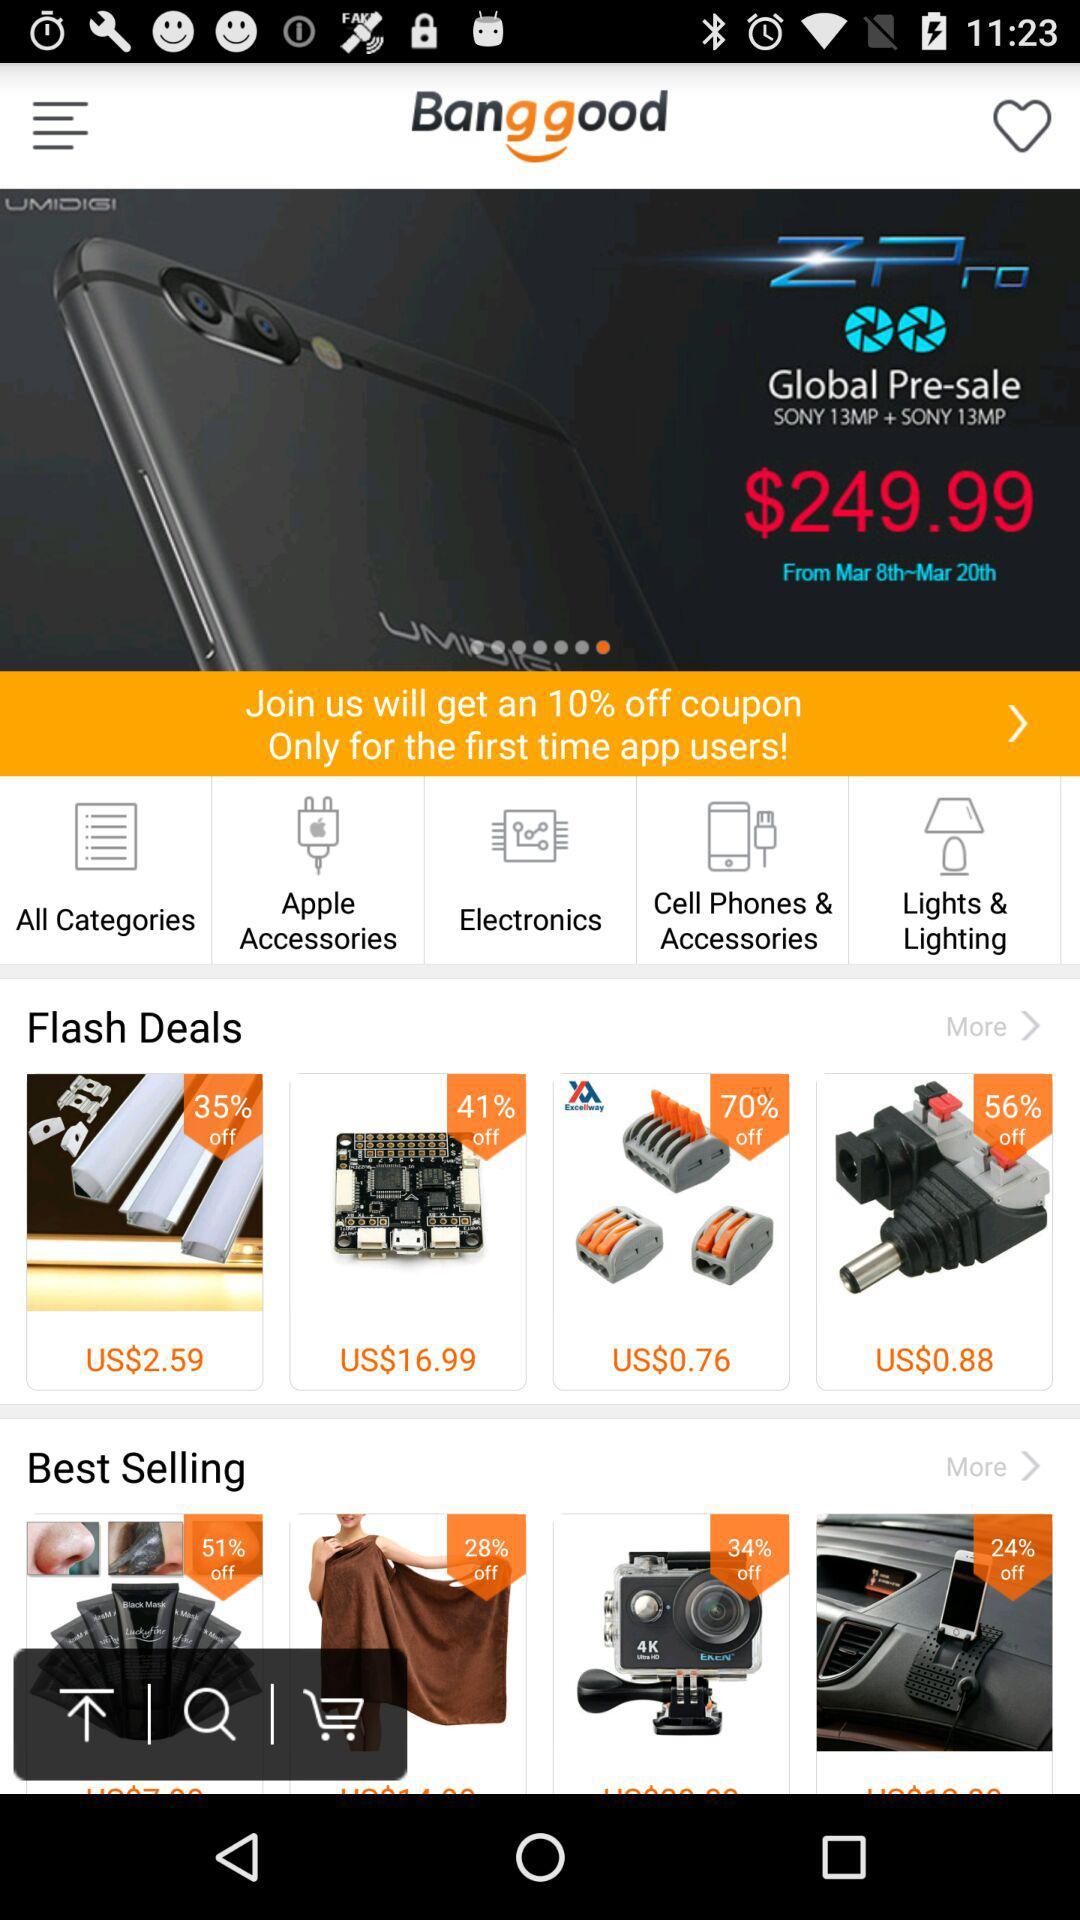  I want to click on return home, so click(538, 124).